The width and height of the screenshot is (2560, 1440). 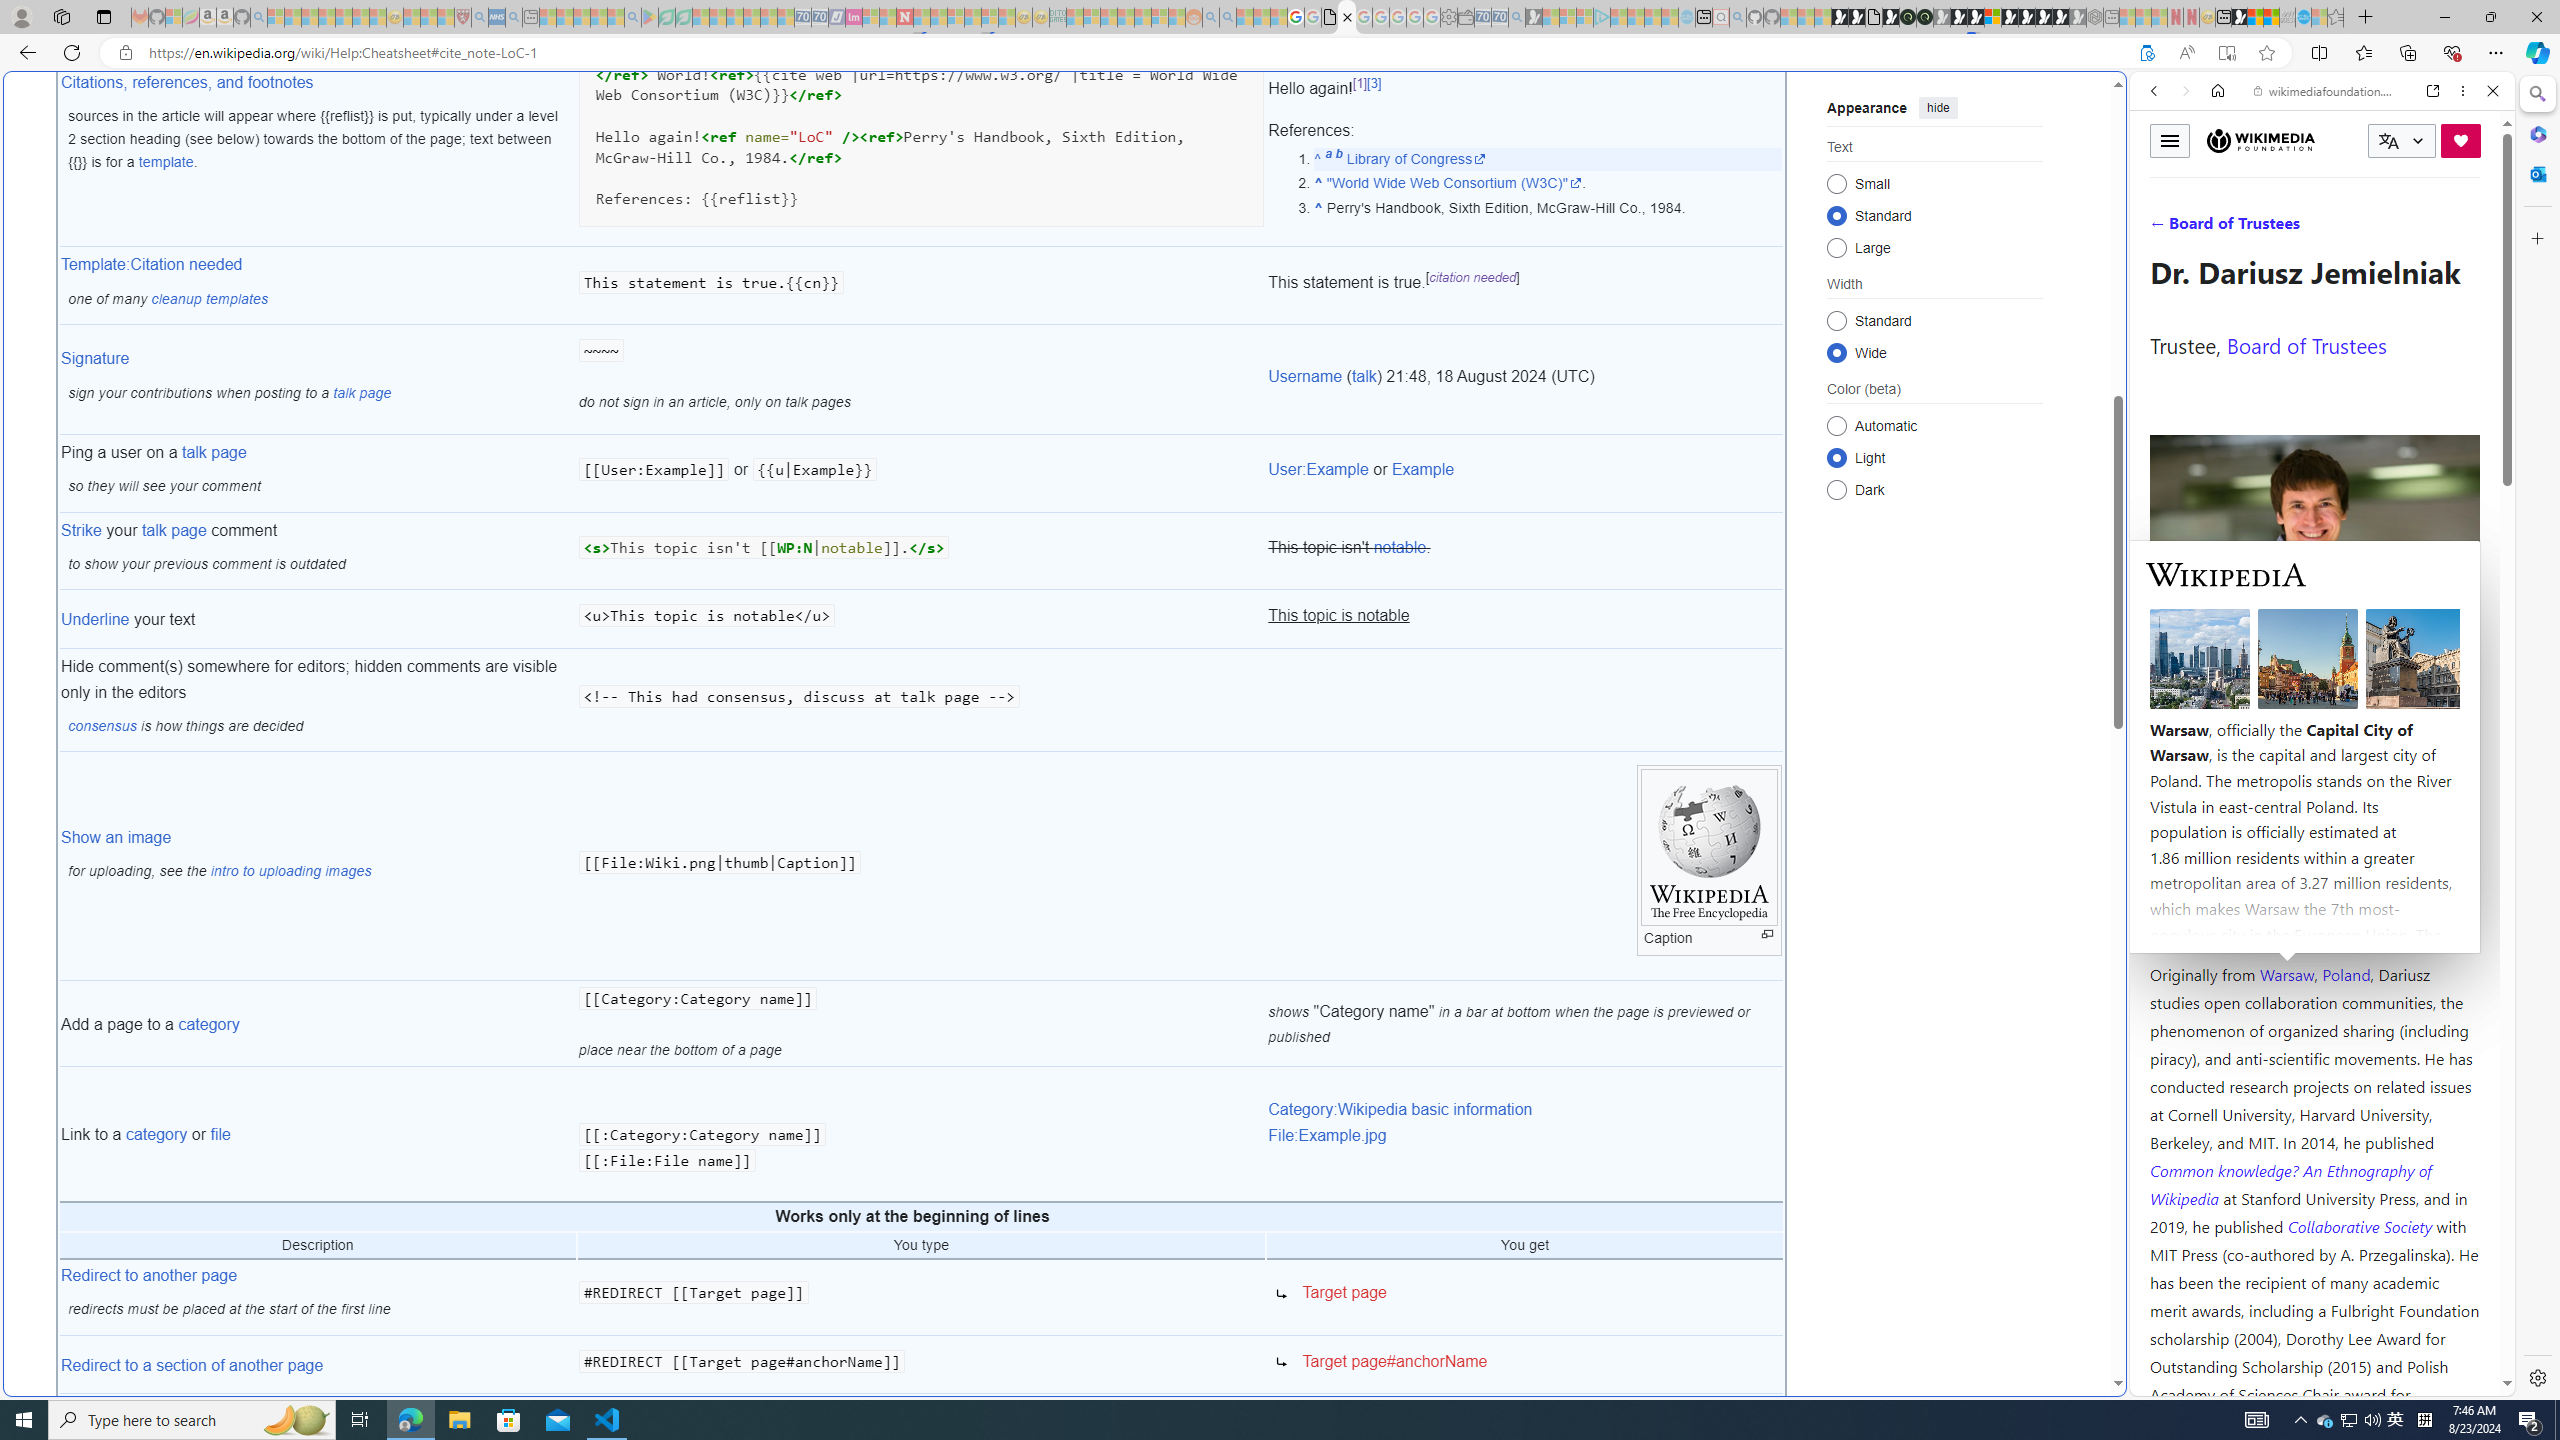 What do you see at coordinates (1524, 1245) in the screenshot?
I see `'You get'` at bounding box center [1524, 1245].